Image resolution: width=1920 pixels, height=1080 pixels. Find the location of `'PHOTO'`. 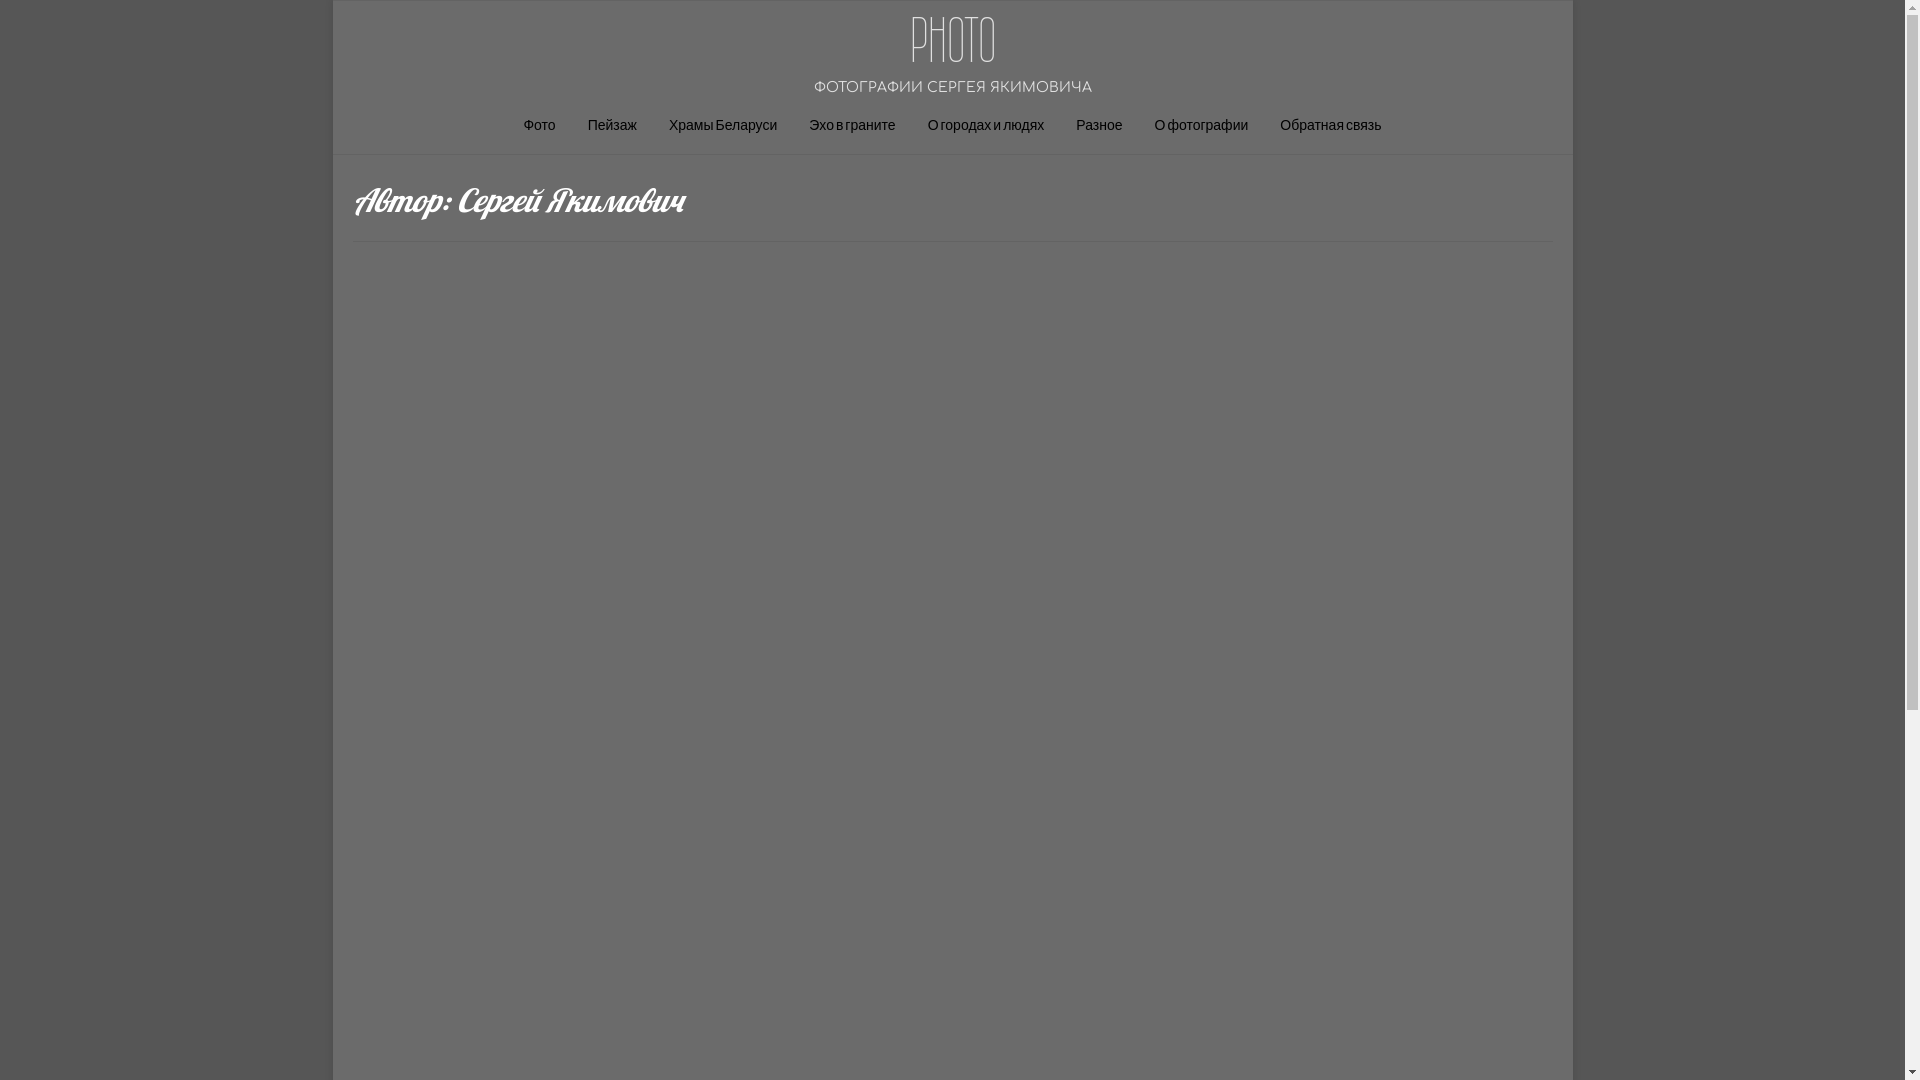

'PHOTO' is located at coordinates (952, 39).